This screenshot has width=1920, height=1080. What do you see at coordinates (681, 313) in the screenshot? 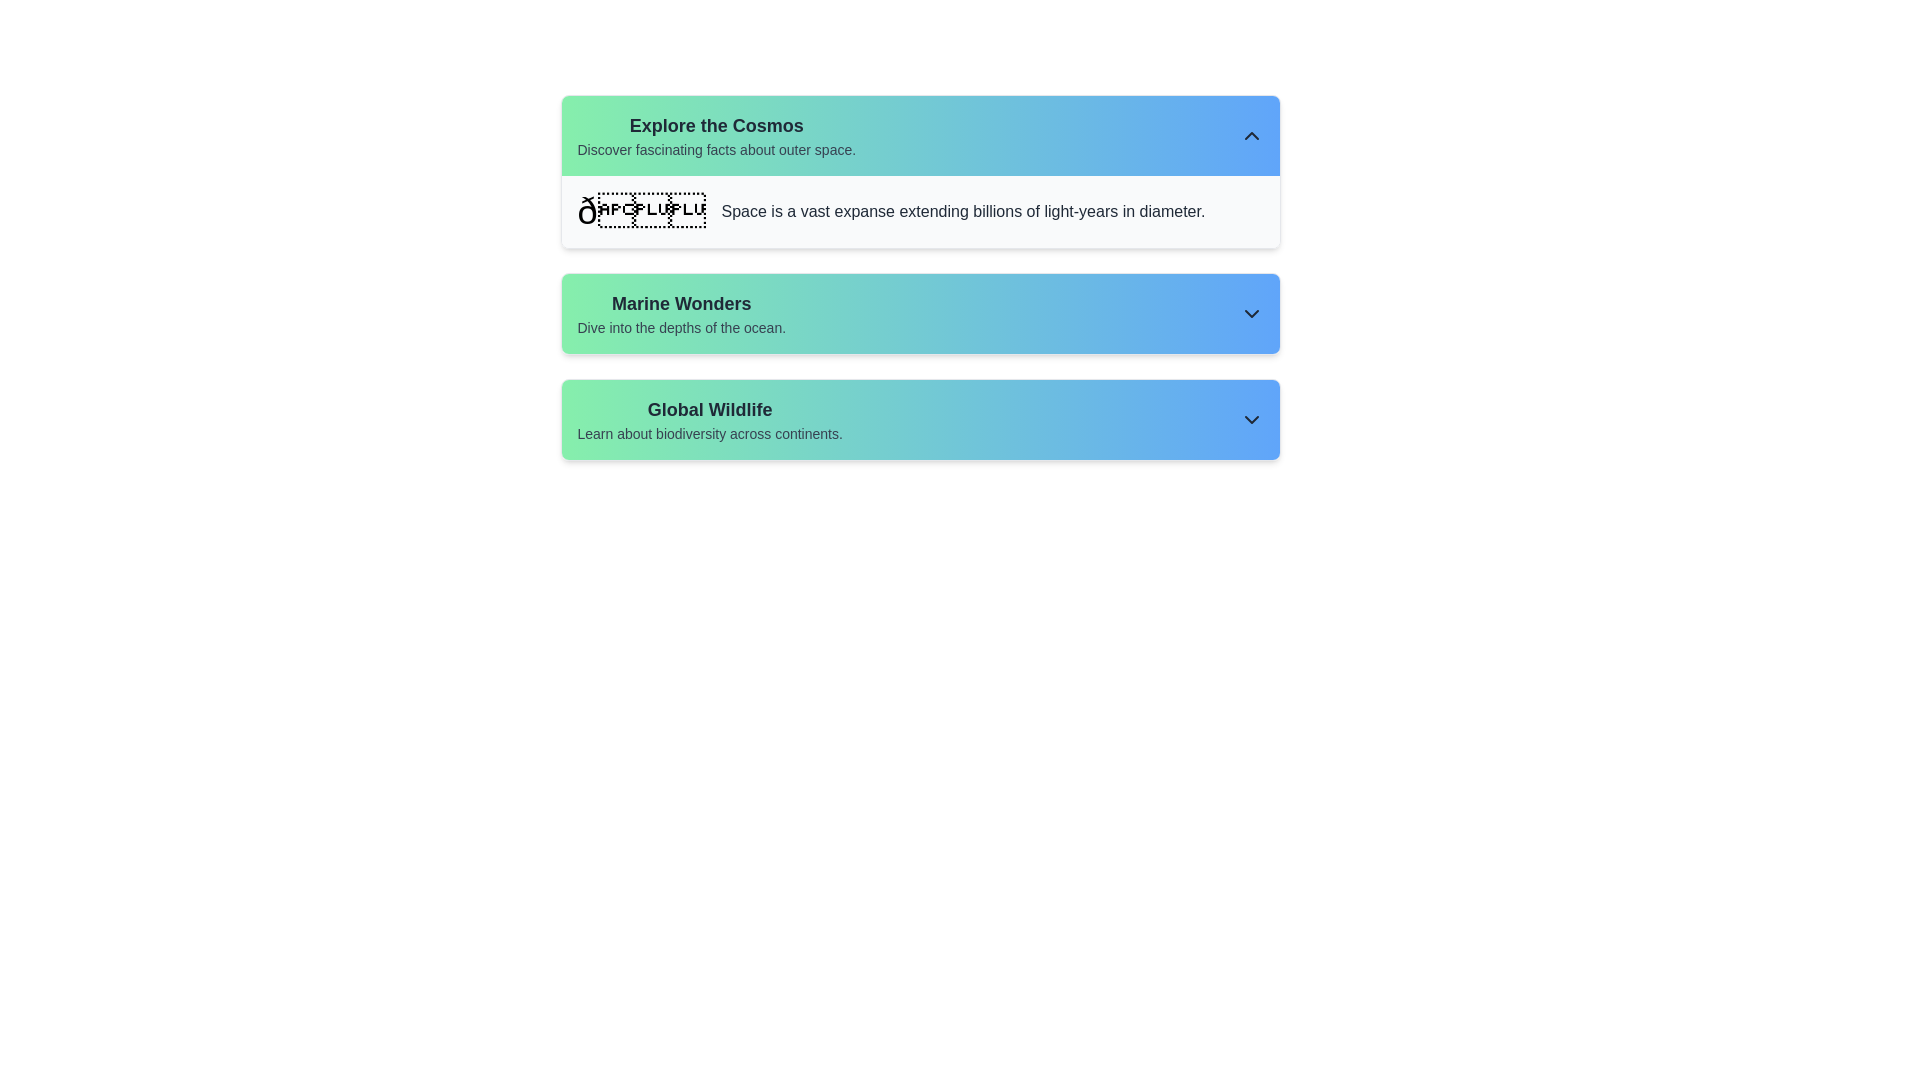
I see `the 'Marine Wonders' text block, which contains the title in bold gray font and a description about ocean depths, located between 'Explore the Cosmos' and 'Global Wildlife'` at bounding box center [681, 313].